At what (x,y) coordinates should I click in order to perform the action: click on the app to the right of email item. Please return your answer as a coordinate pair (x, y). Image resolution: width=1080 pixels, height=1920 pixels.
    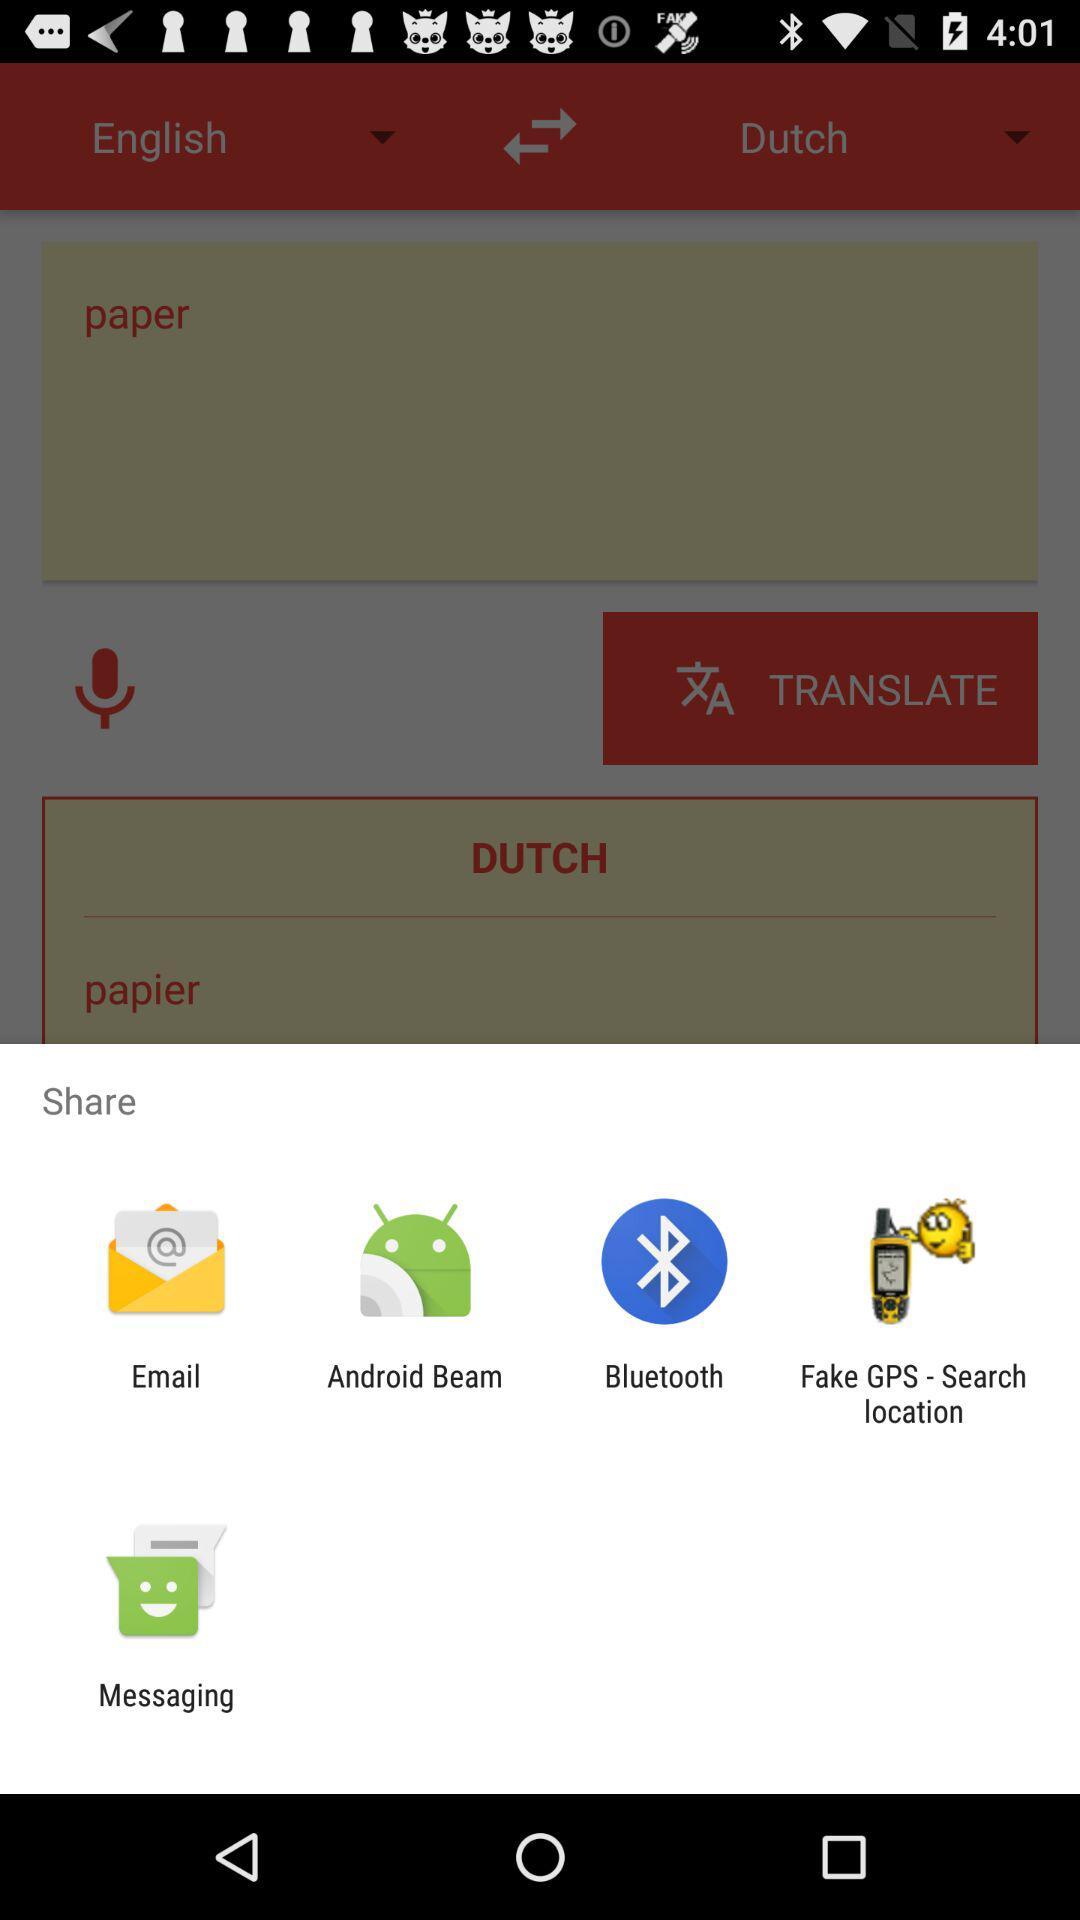
    Looking at the image, I should click on (414, 1392).